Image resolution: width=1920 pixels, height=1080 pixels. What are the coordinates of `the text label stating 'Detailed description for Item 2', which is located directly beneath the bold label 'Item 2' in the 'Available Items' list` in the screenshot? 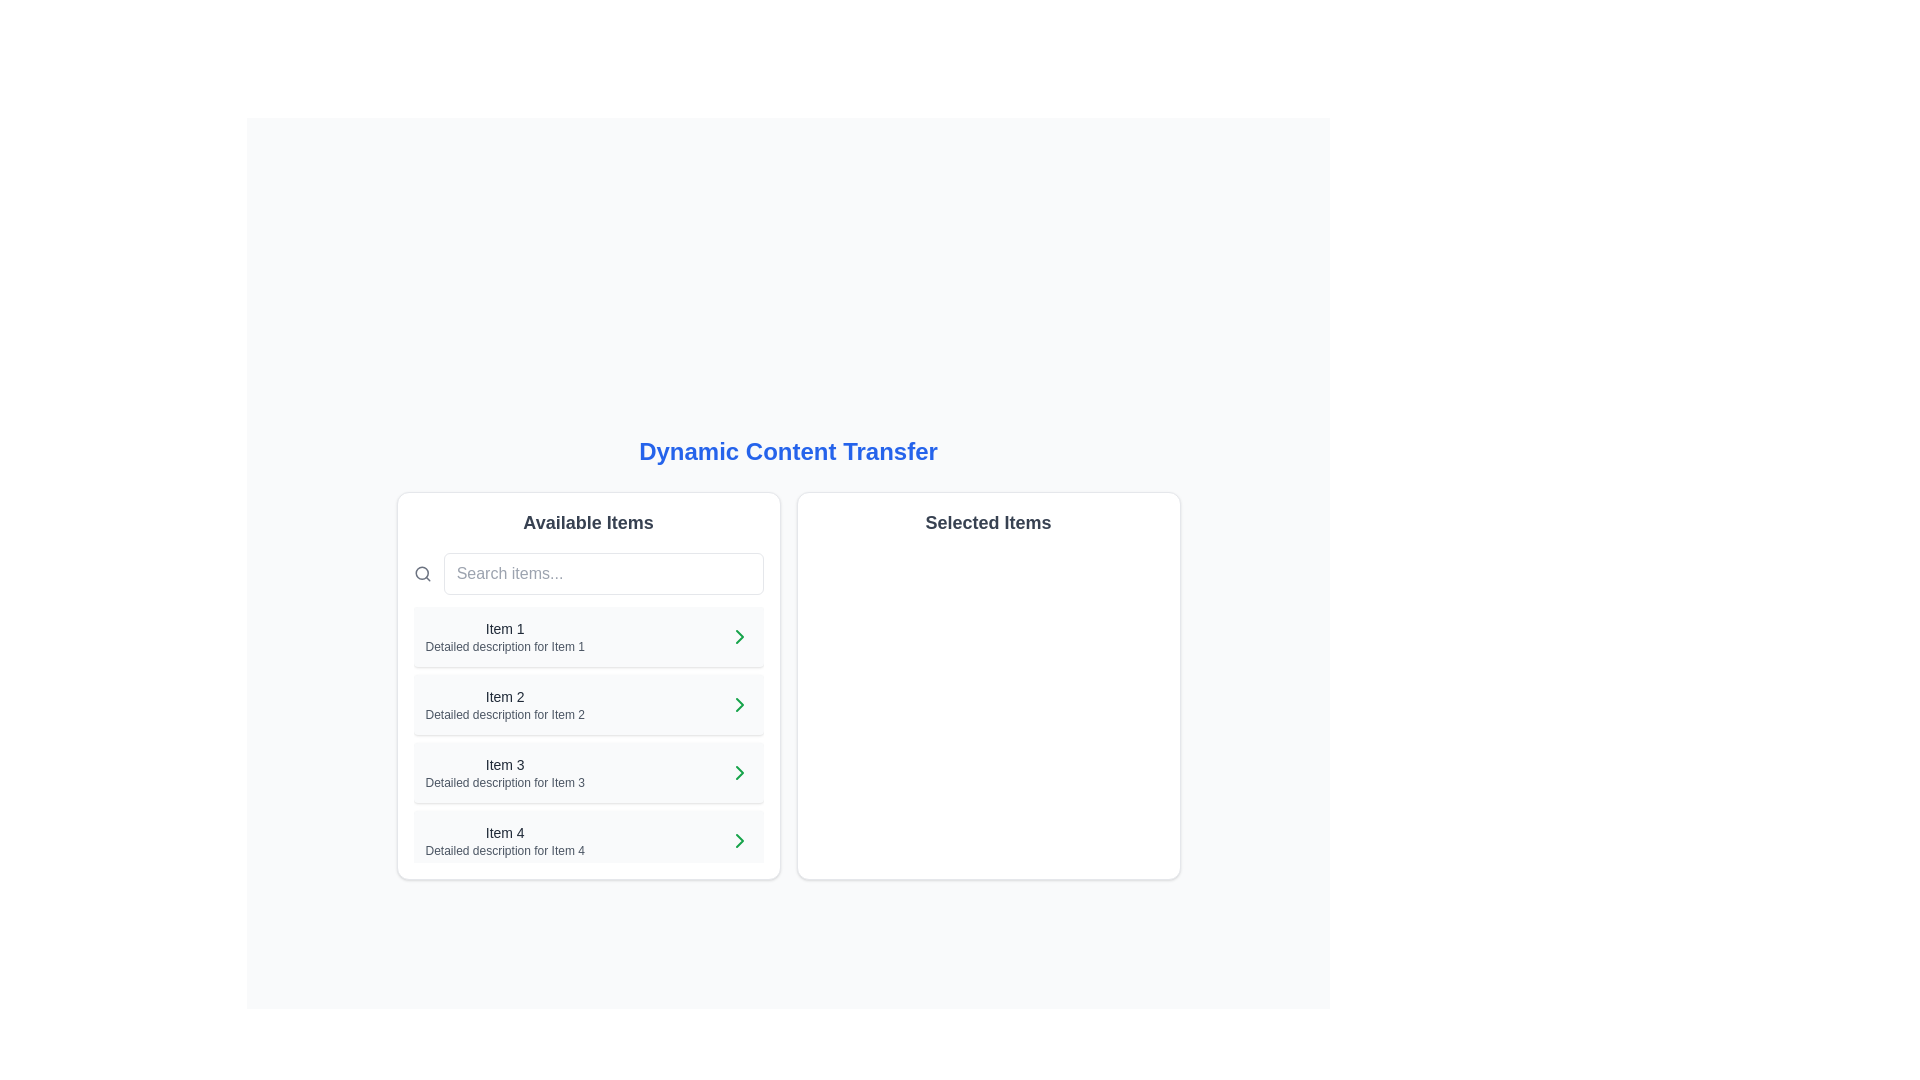 It's located at (505, 713).